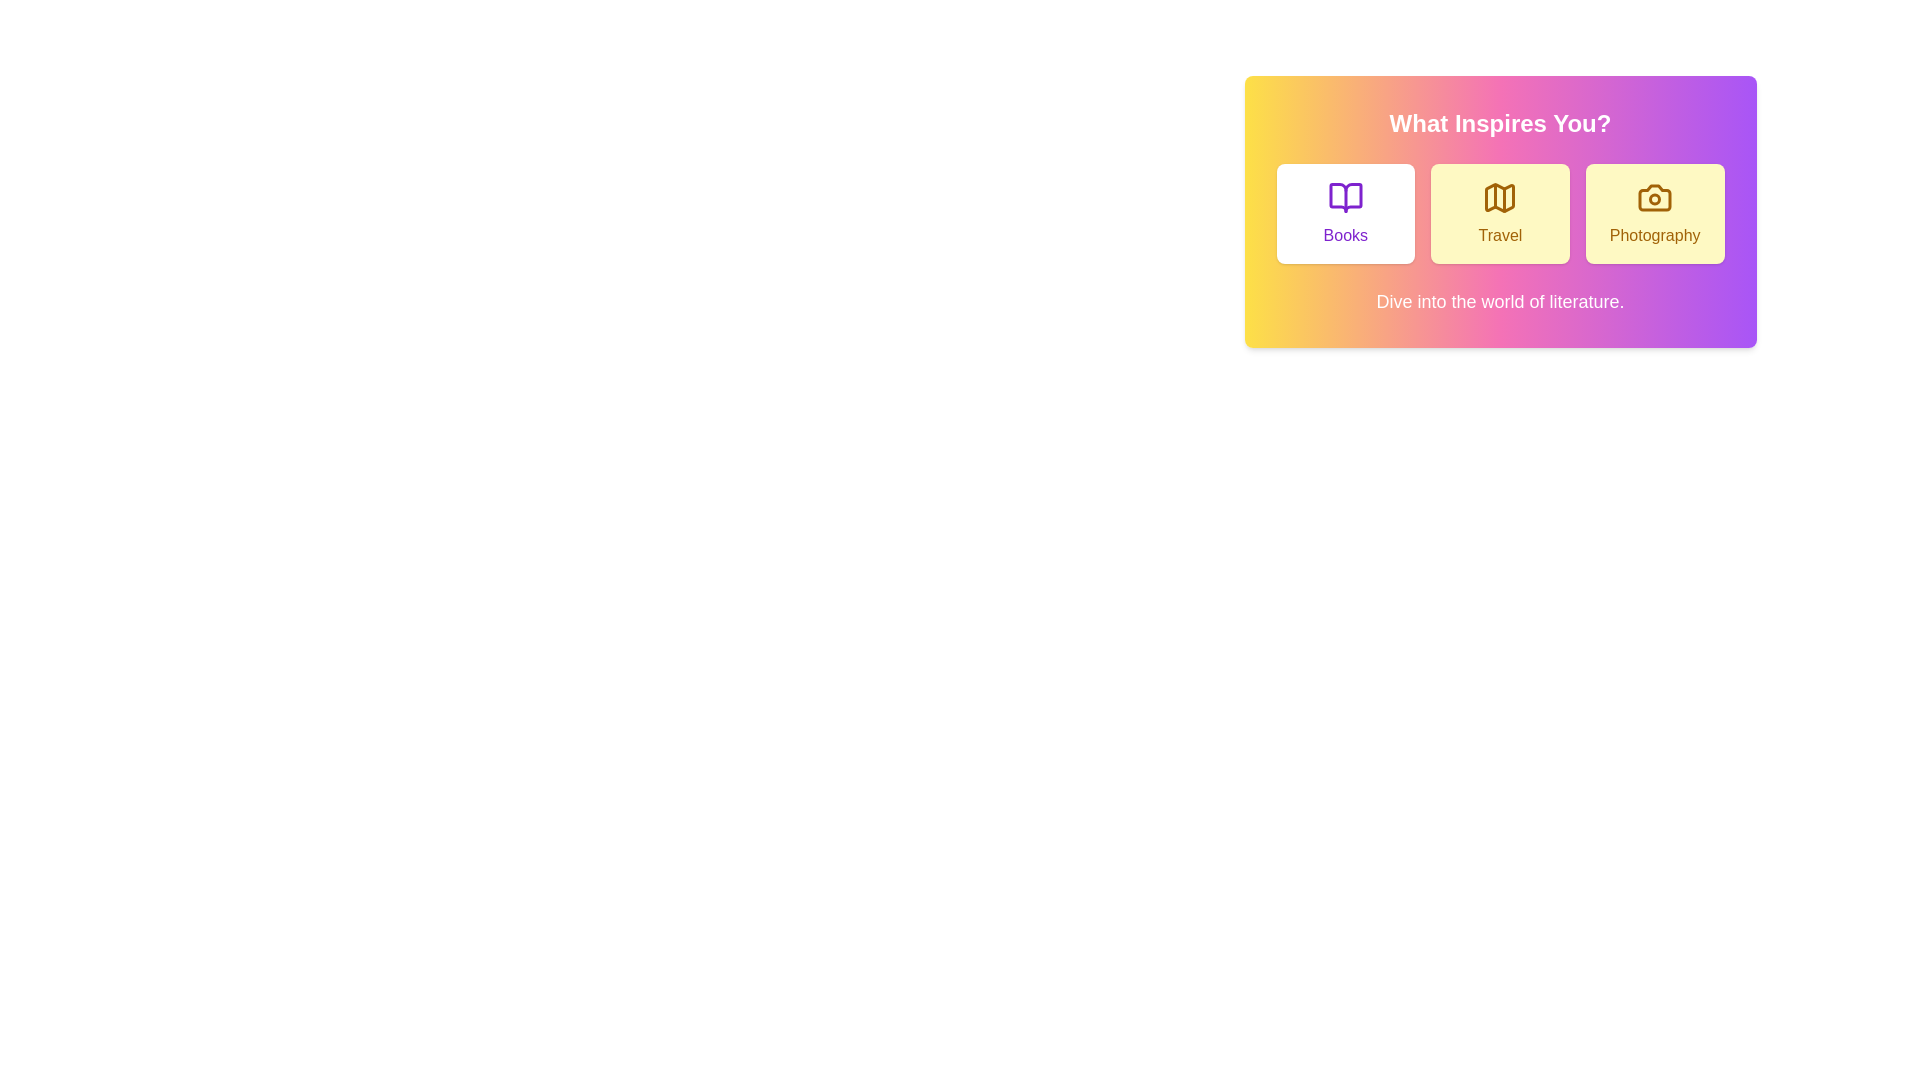 The image size is (1920, 1080). Describe the element at coordinates (1655, 213) in the screenshot. I see `the Photography button` at that location.